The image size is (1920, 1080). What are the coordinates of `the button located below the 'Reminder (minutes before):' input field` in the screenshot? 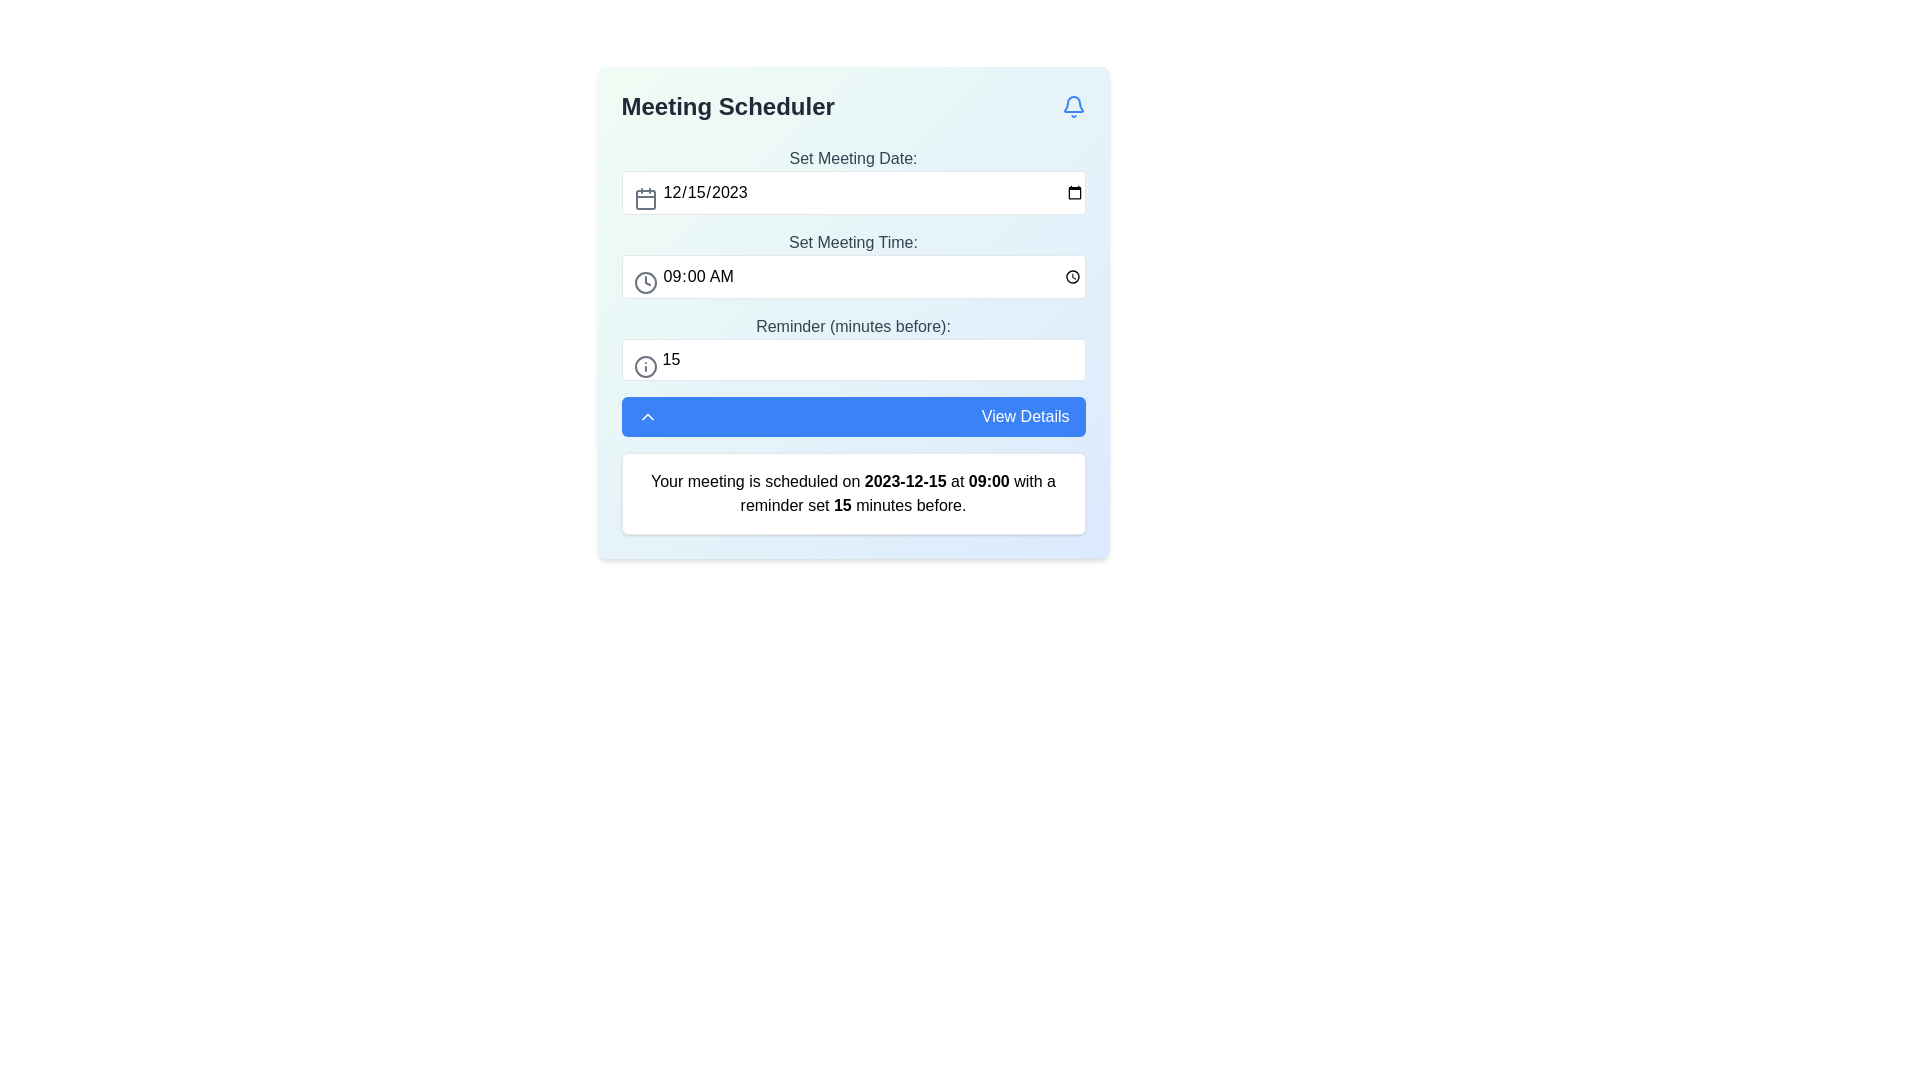 It's located at (853, 415).